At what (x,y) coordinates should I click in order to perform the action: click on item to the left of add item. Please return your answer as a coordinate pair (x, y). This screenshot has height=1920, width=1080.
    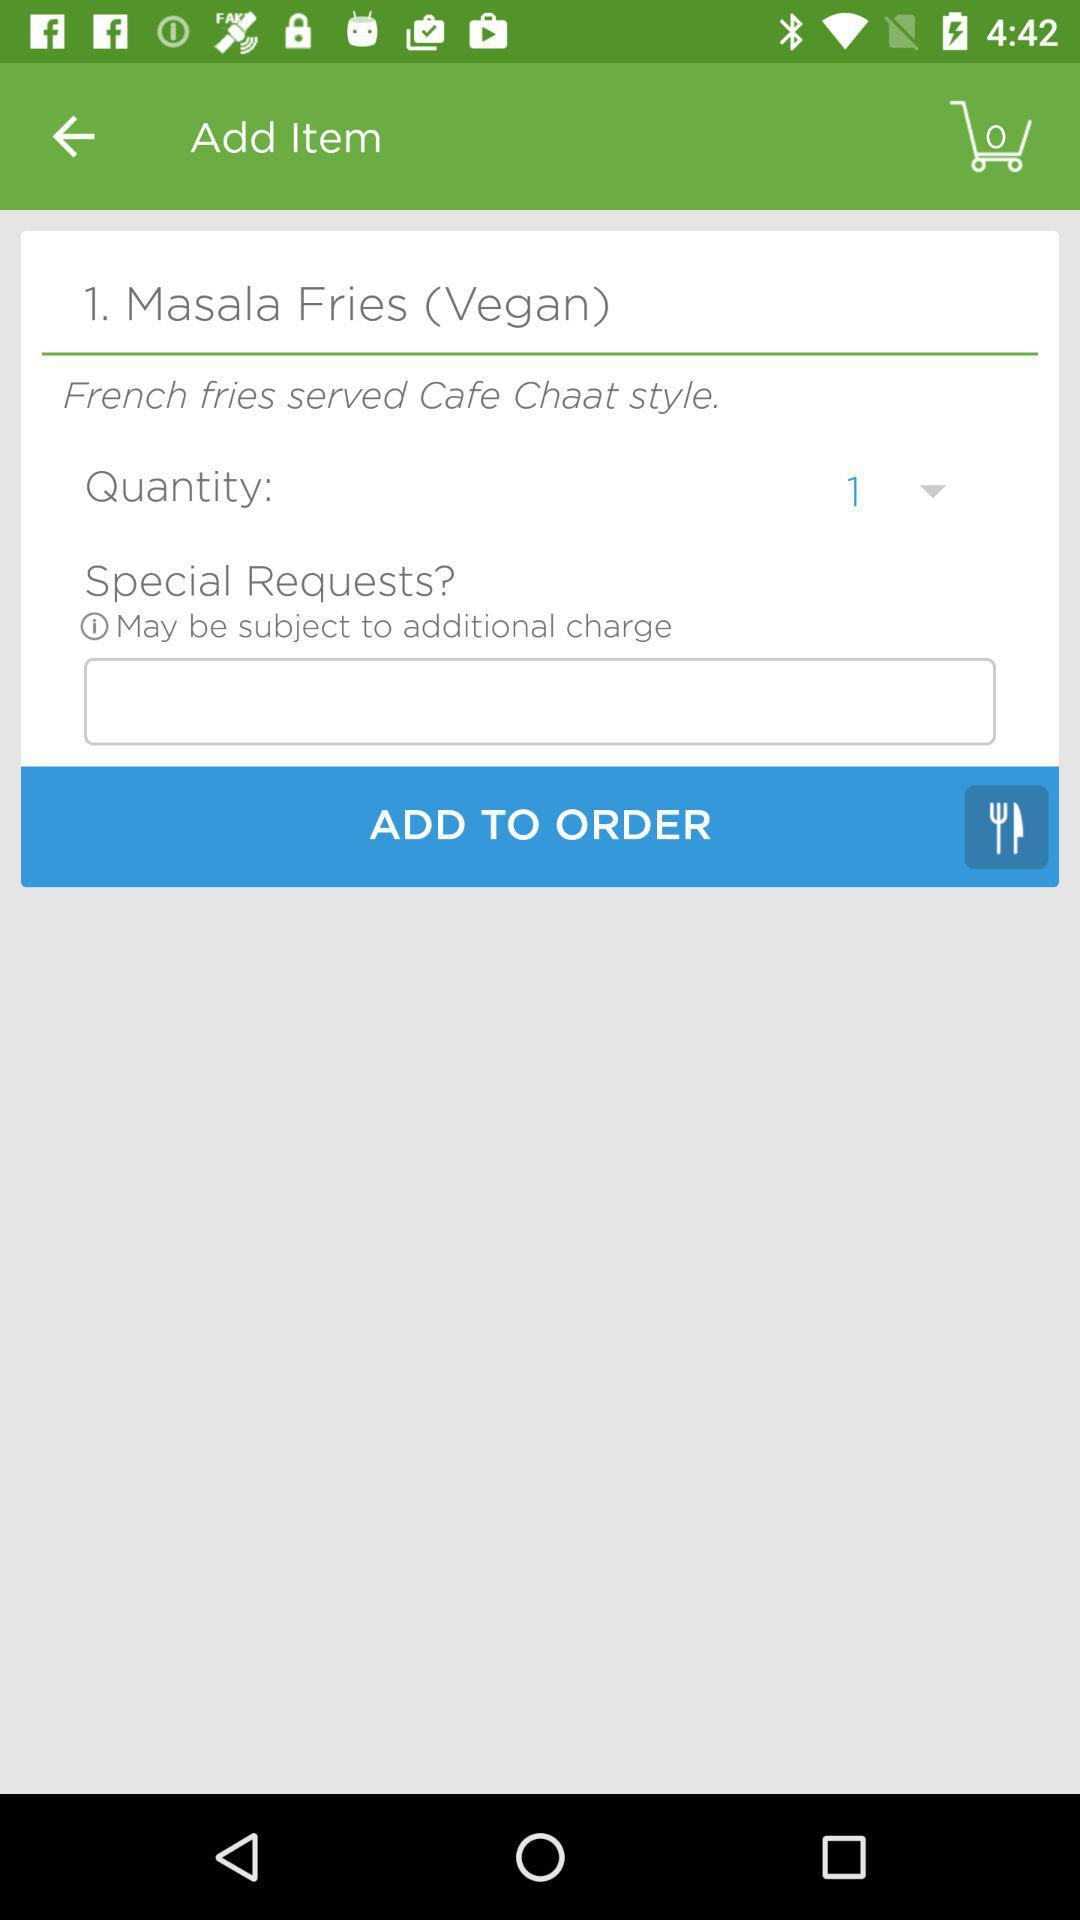
    Looking at the image, I should click on (72, 135).